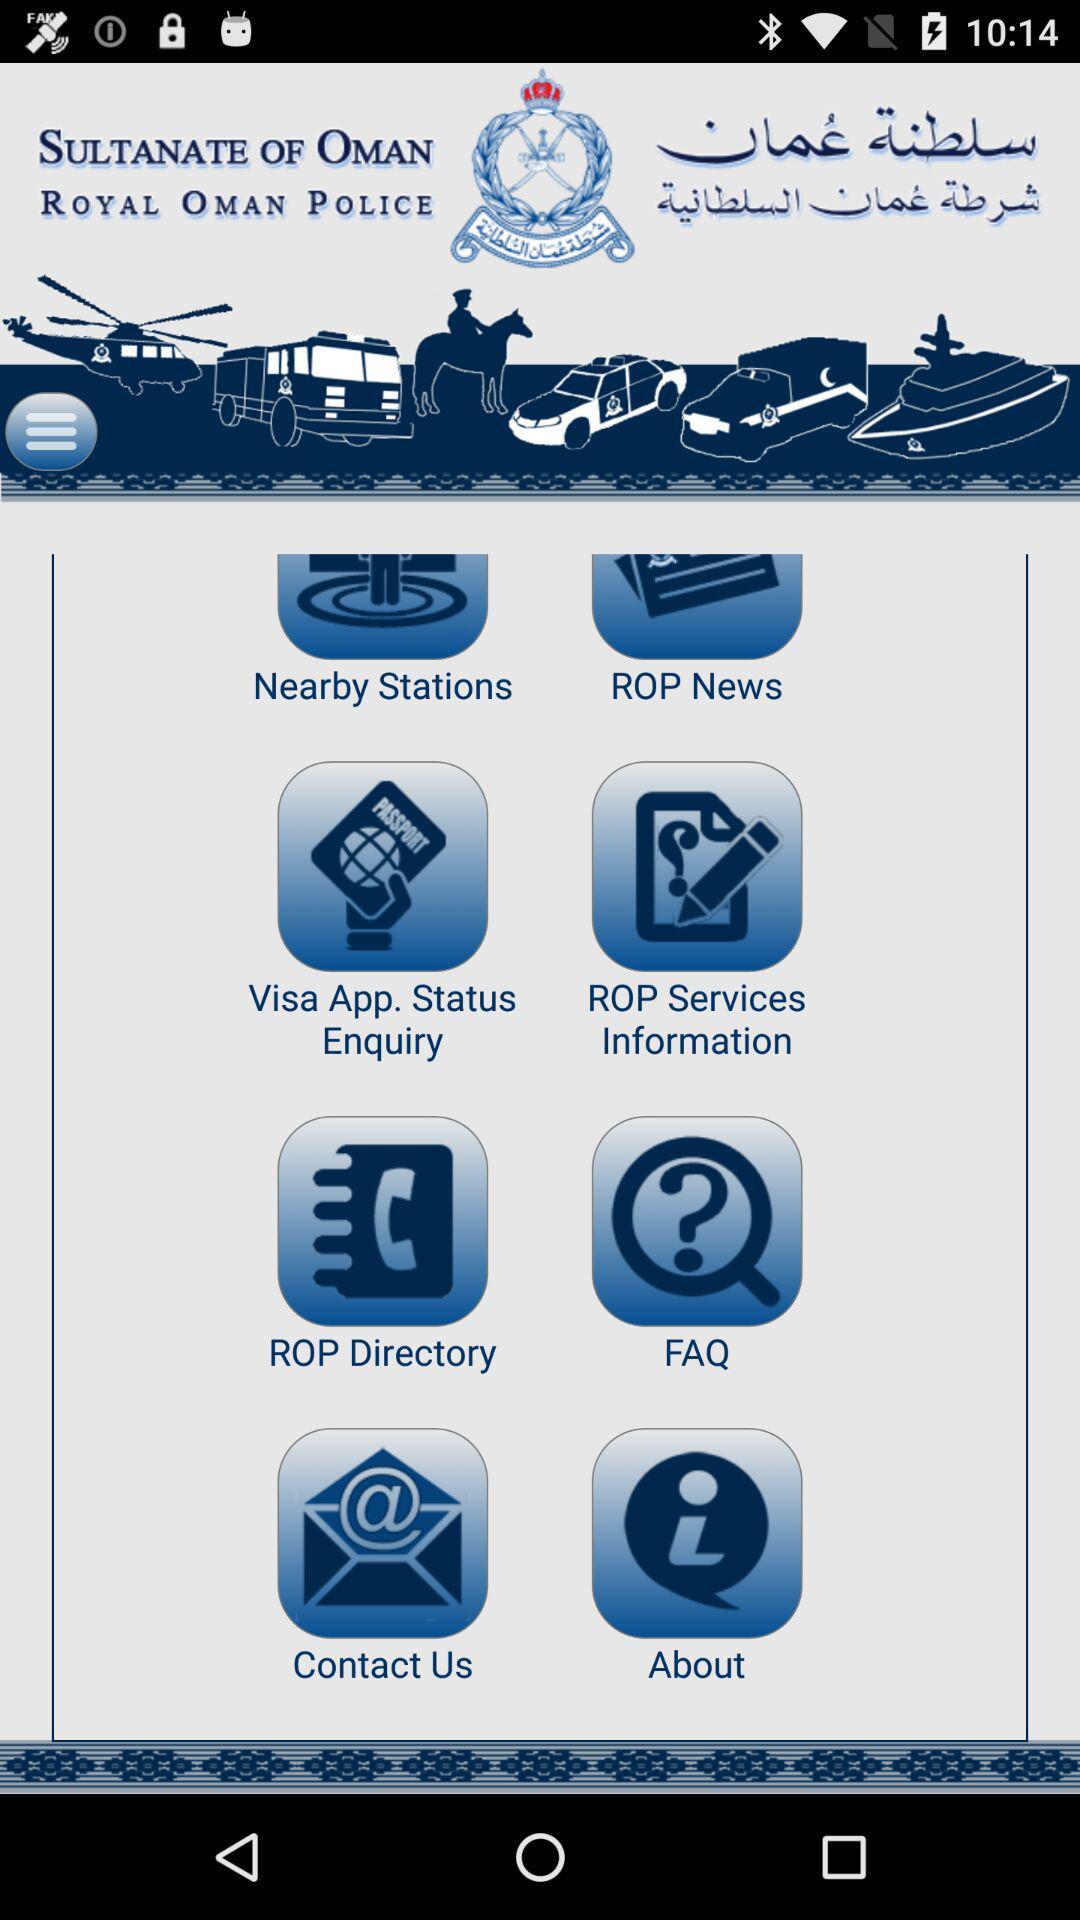 This screenshot has width=1080, height=1920. Describe the element at coordinates (382, 606) in the screenshot. I see `nearby stations` at that location.